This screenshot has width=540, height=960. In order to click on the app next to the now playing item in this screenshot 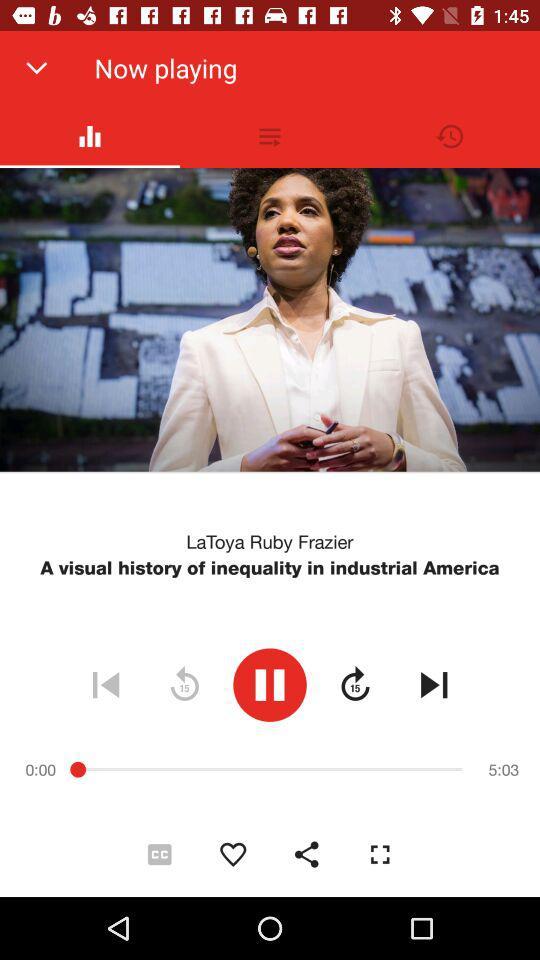, I will do `click(36, 68)`.